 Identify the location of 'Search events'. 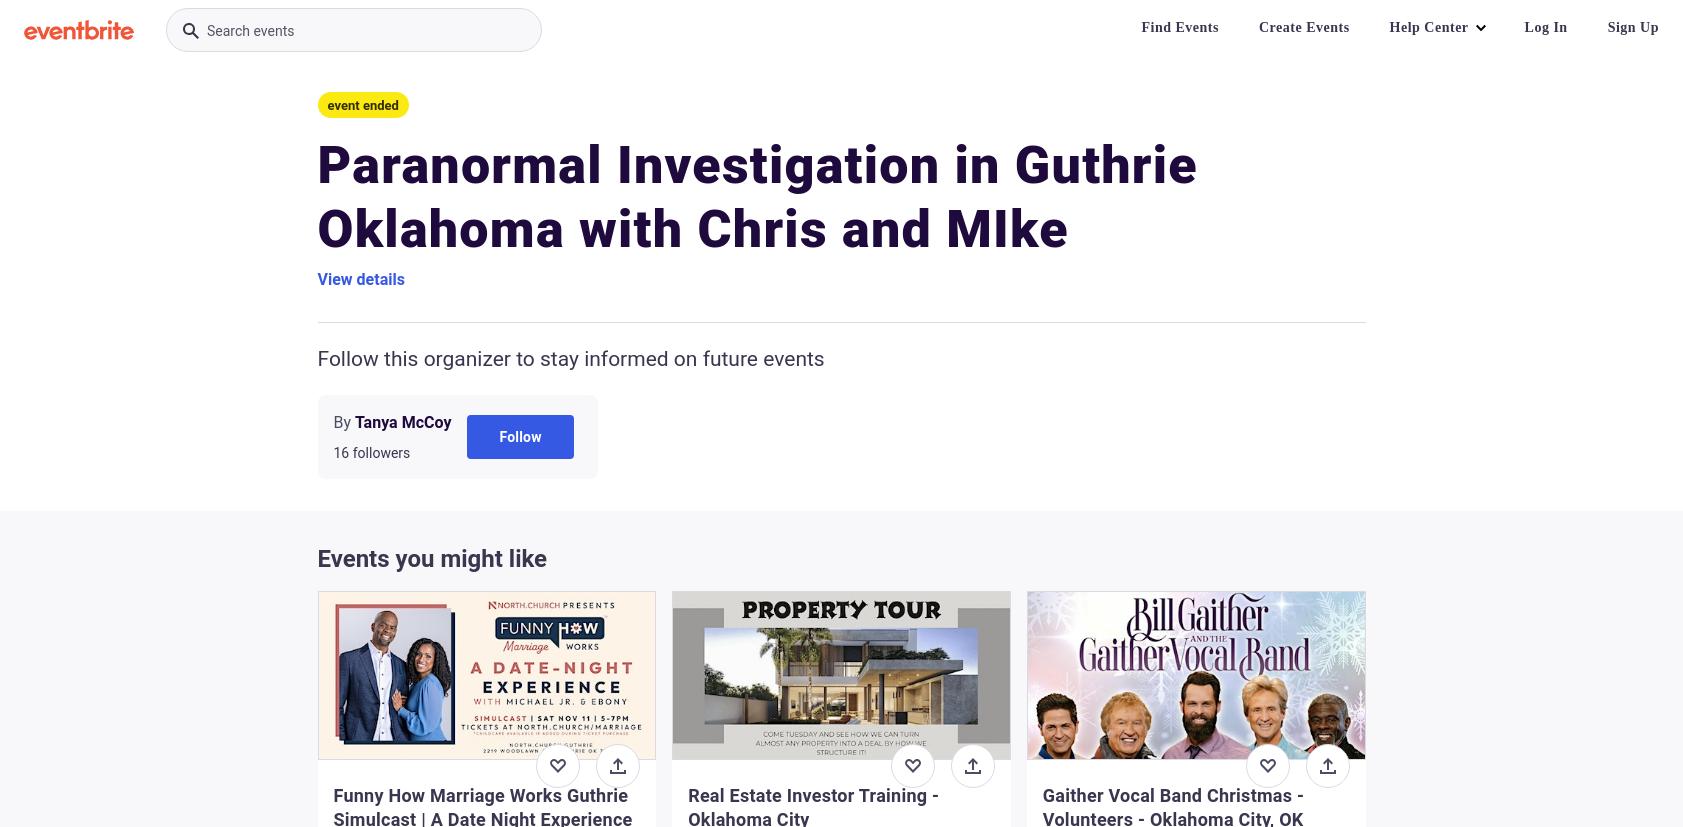
(249, 31).